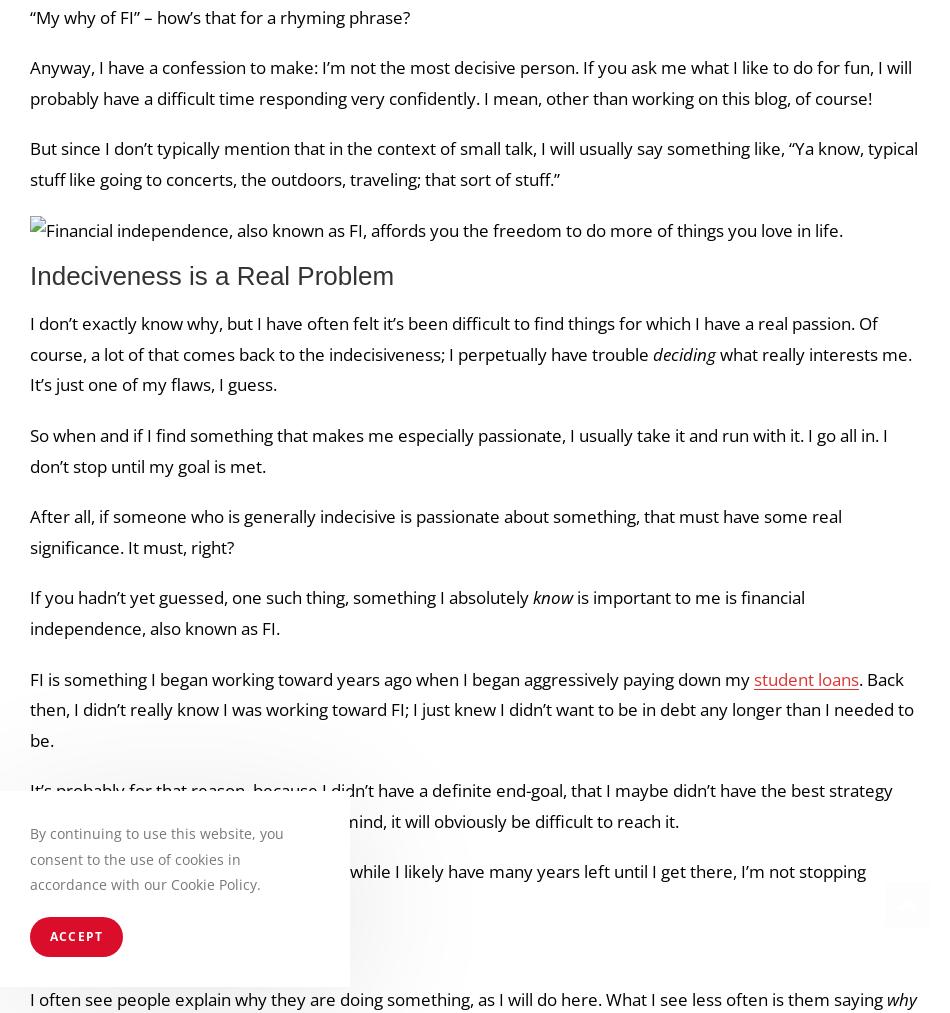 The height and width of the screenshot is (1013, 950). I want to click on 'FI is something I began working toward years ago when I began aggressively paying down my', so click(390, 677).